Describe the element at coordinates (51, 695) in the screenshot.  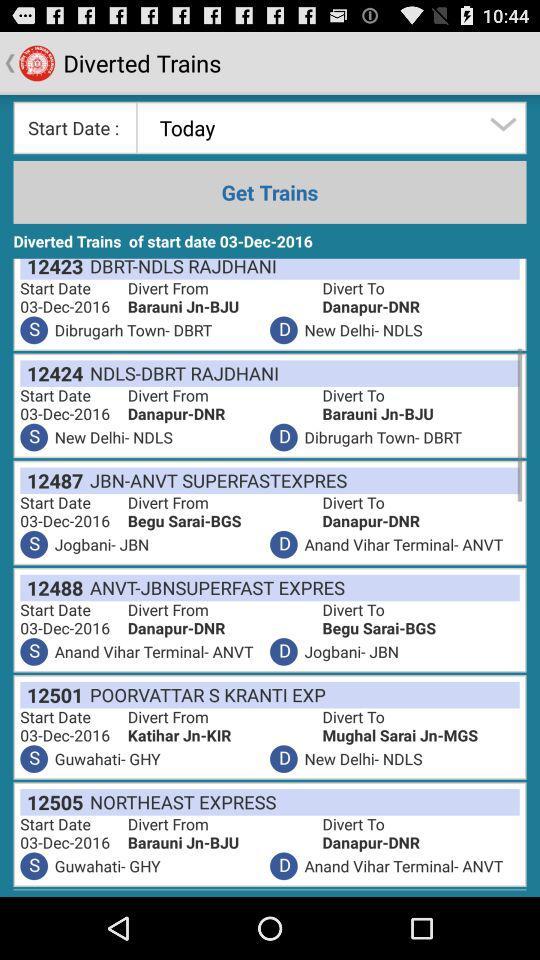
I see `the app below   s item` at that location.